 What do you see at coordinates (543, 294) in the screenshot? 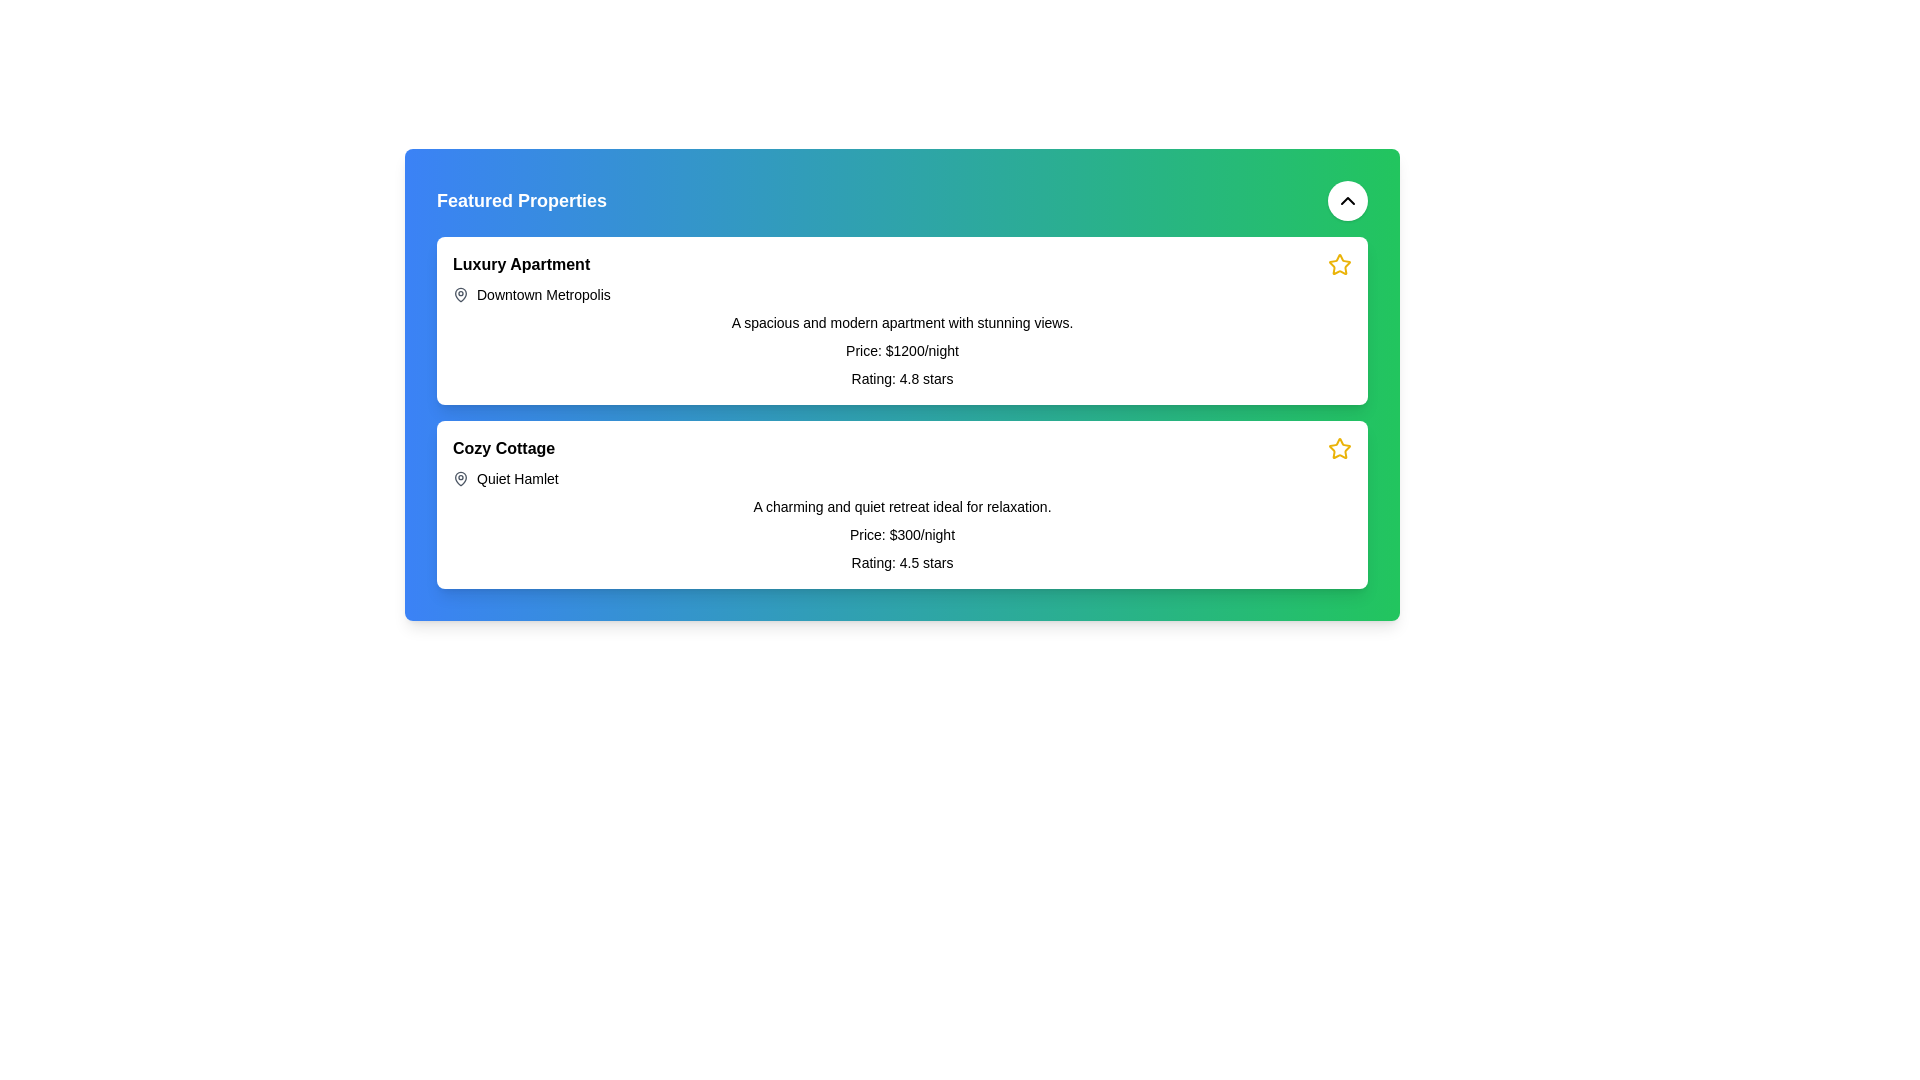
I see `the text label reading 'Downtown Metropolis', which is part of the description section for the 'Luxury Apartment' property and located next to a map pin icon` at bounding box center [543, 294].